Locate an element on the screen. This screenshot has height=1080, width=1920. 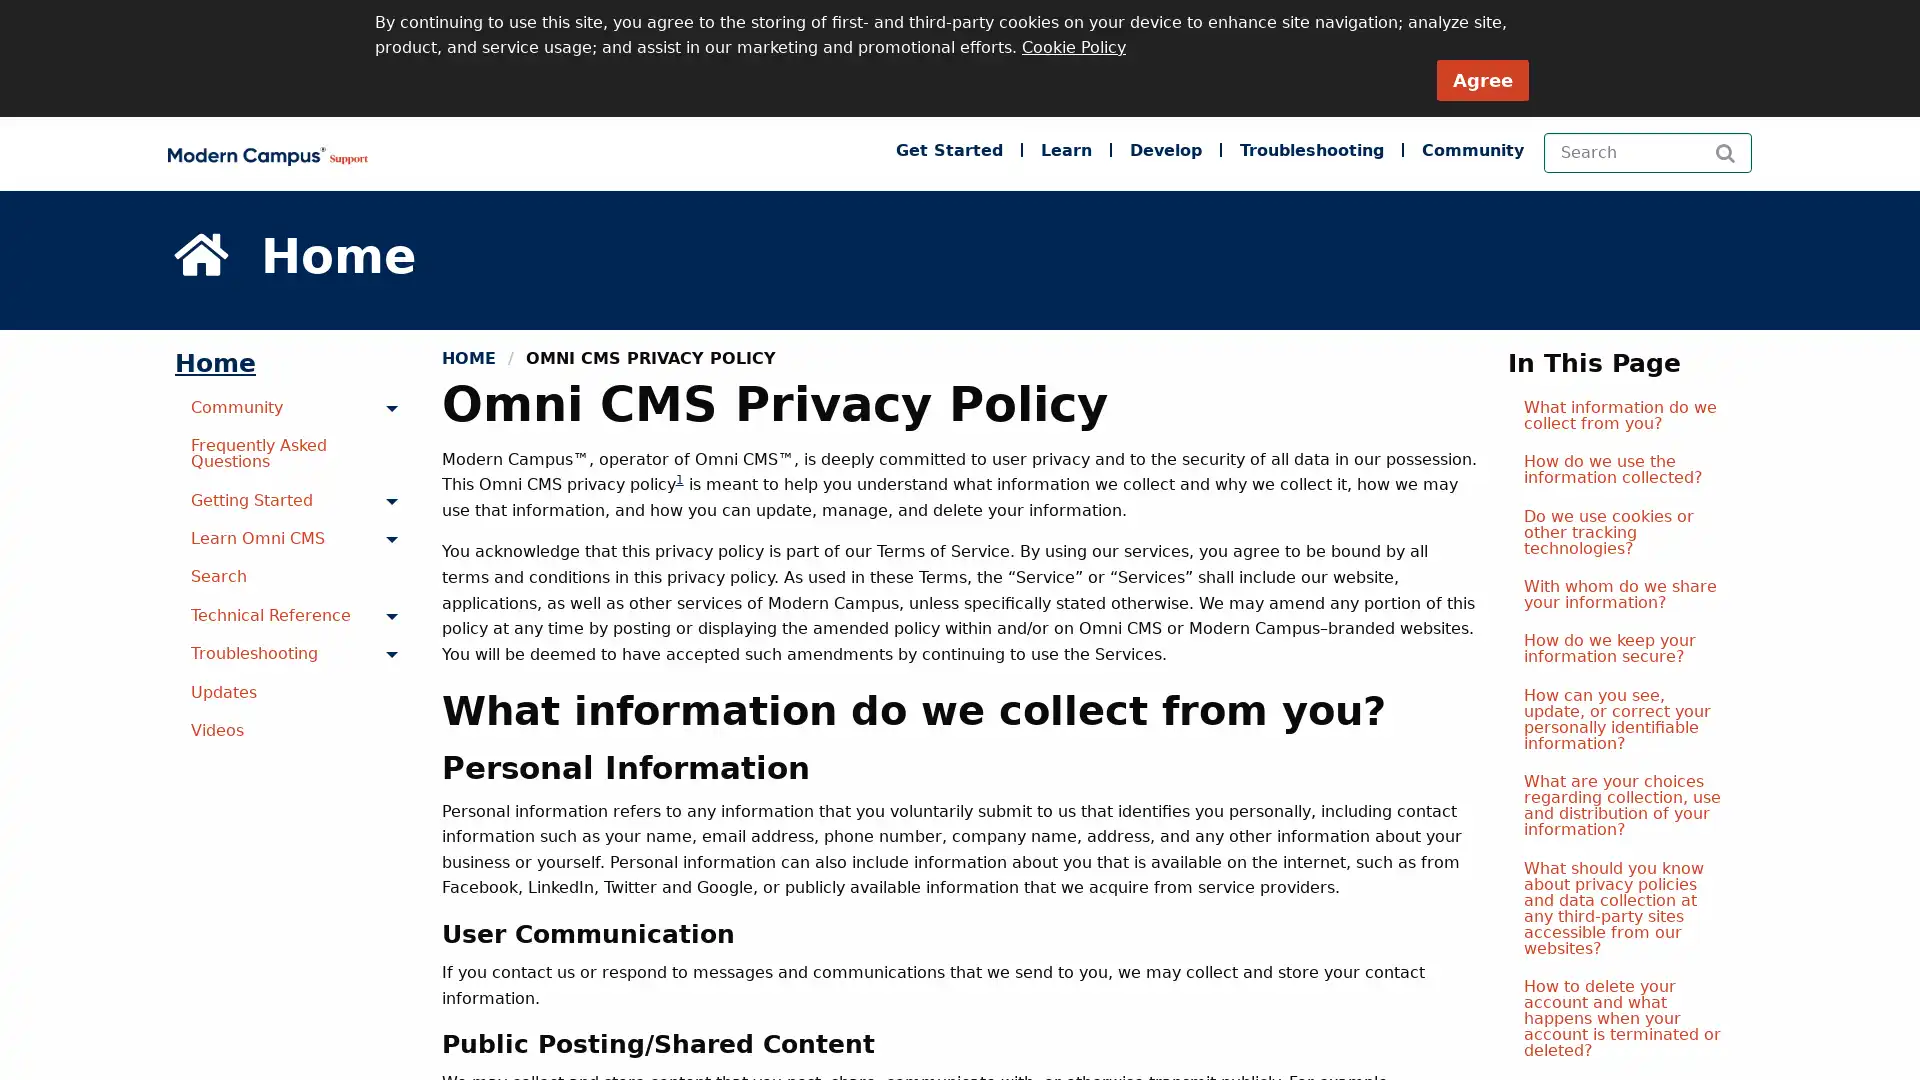
Toggle menu is located at coordinates (390, 500).